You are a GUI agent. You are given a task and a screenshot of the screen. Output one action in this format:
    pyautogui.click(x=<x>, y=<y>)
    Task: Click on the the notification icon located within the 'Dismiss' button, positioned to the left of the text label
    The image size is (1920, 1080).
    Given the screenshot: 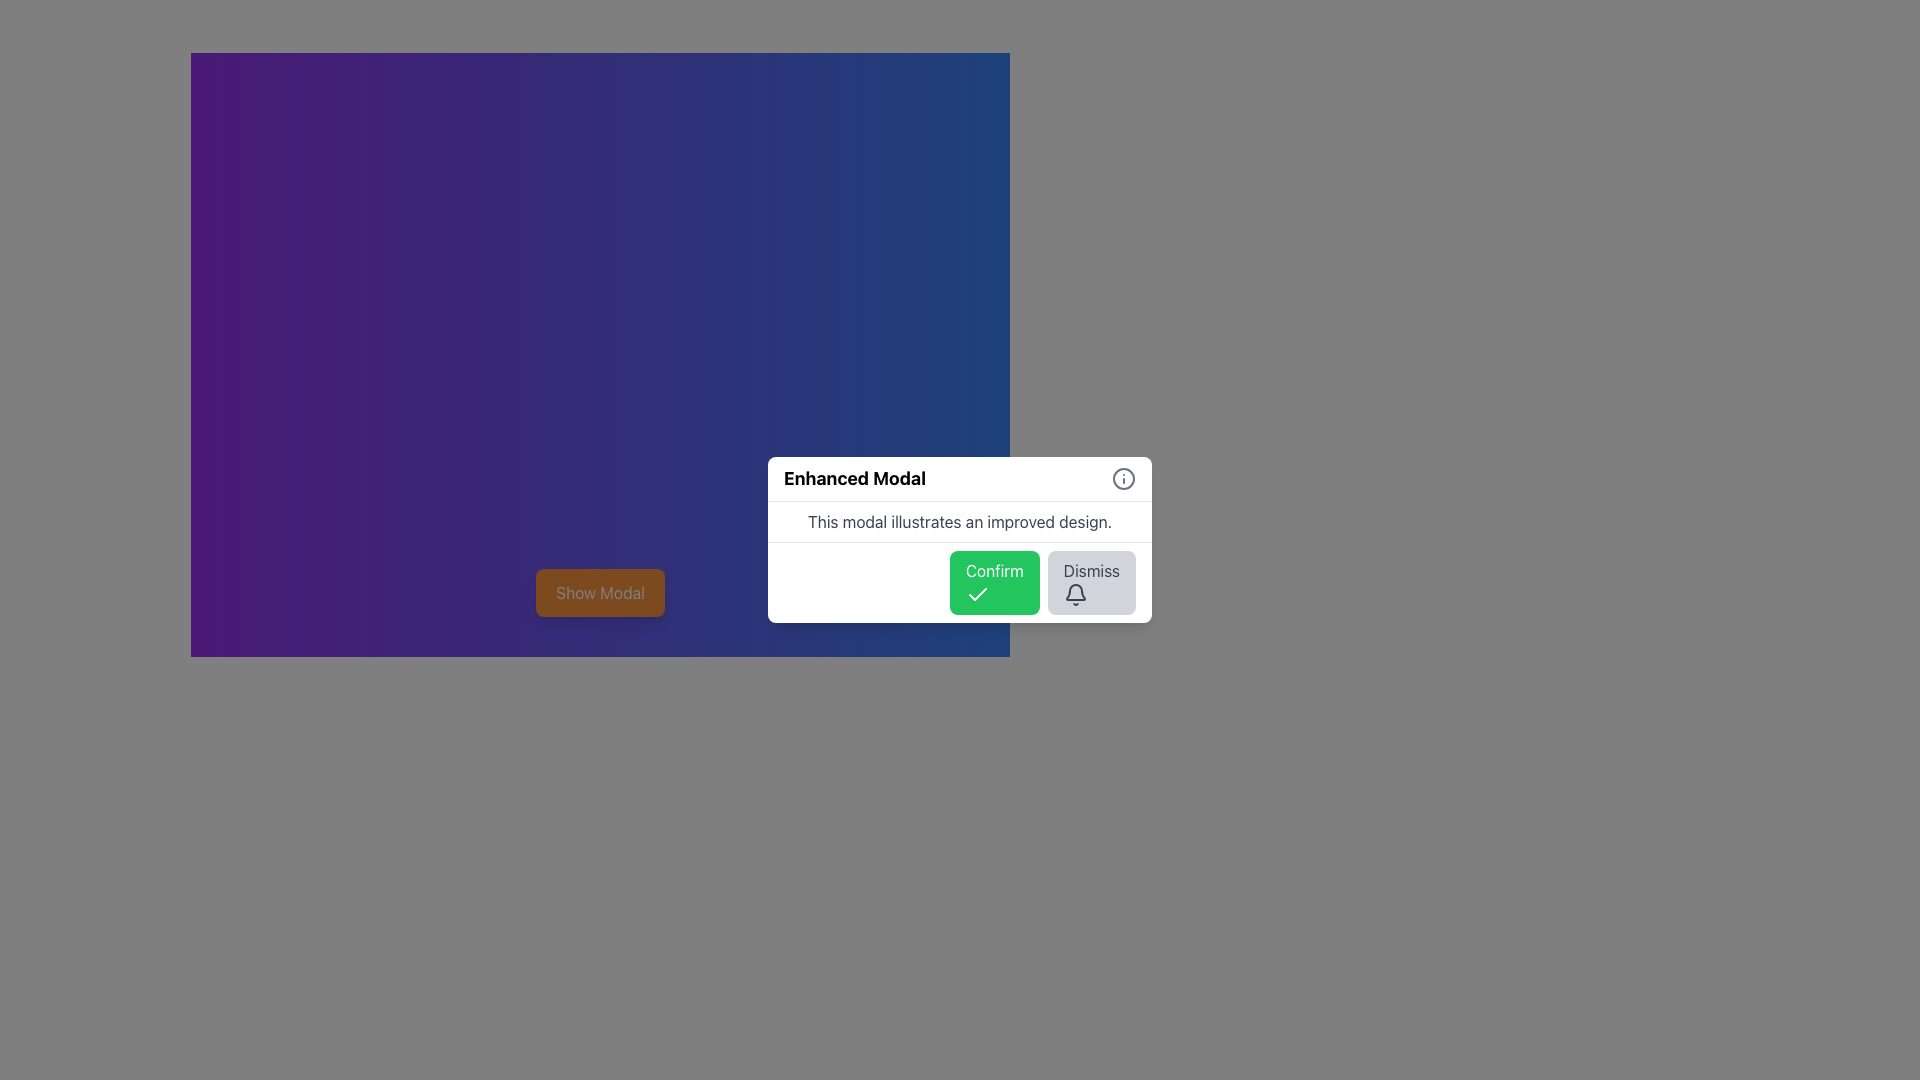 What is the action you would take?
    pyautogui.click(x=1074, y=593)
    